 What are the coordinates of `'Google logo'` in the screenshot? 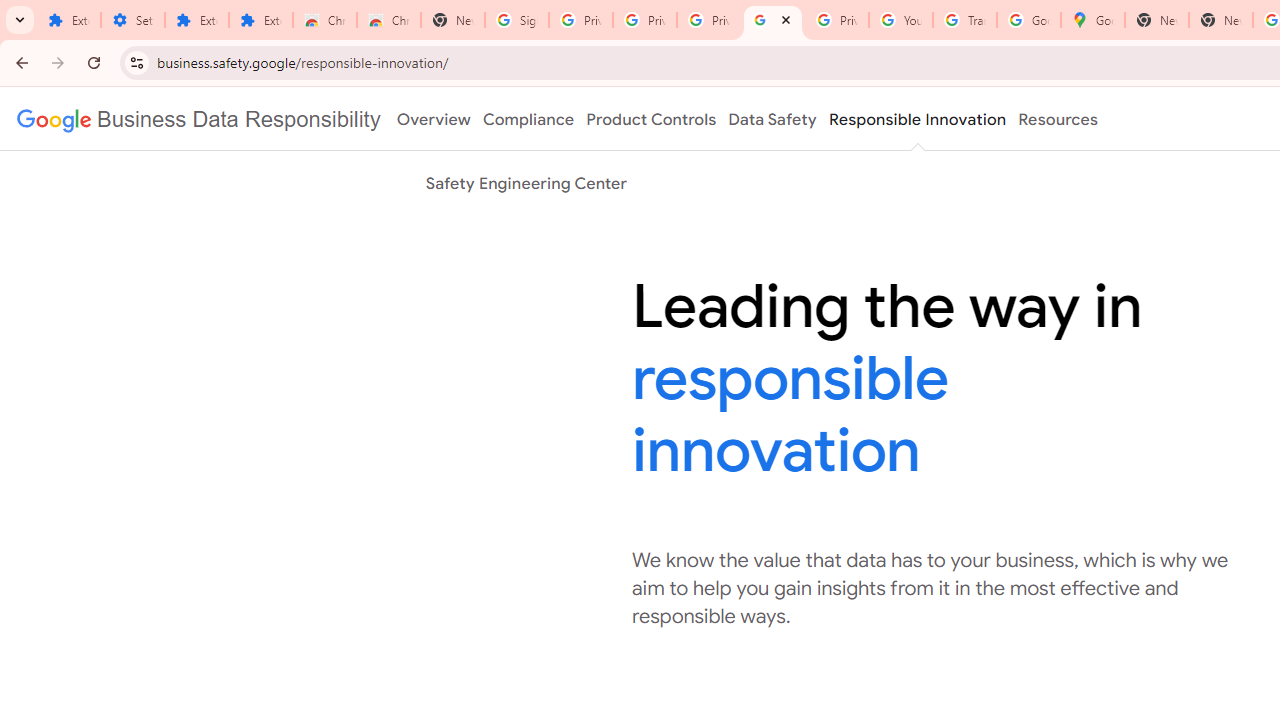 It's located at (199, 119).